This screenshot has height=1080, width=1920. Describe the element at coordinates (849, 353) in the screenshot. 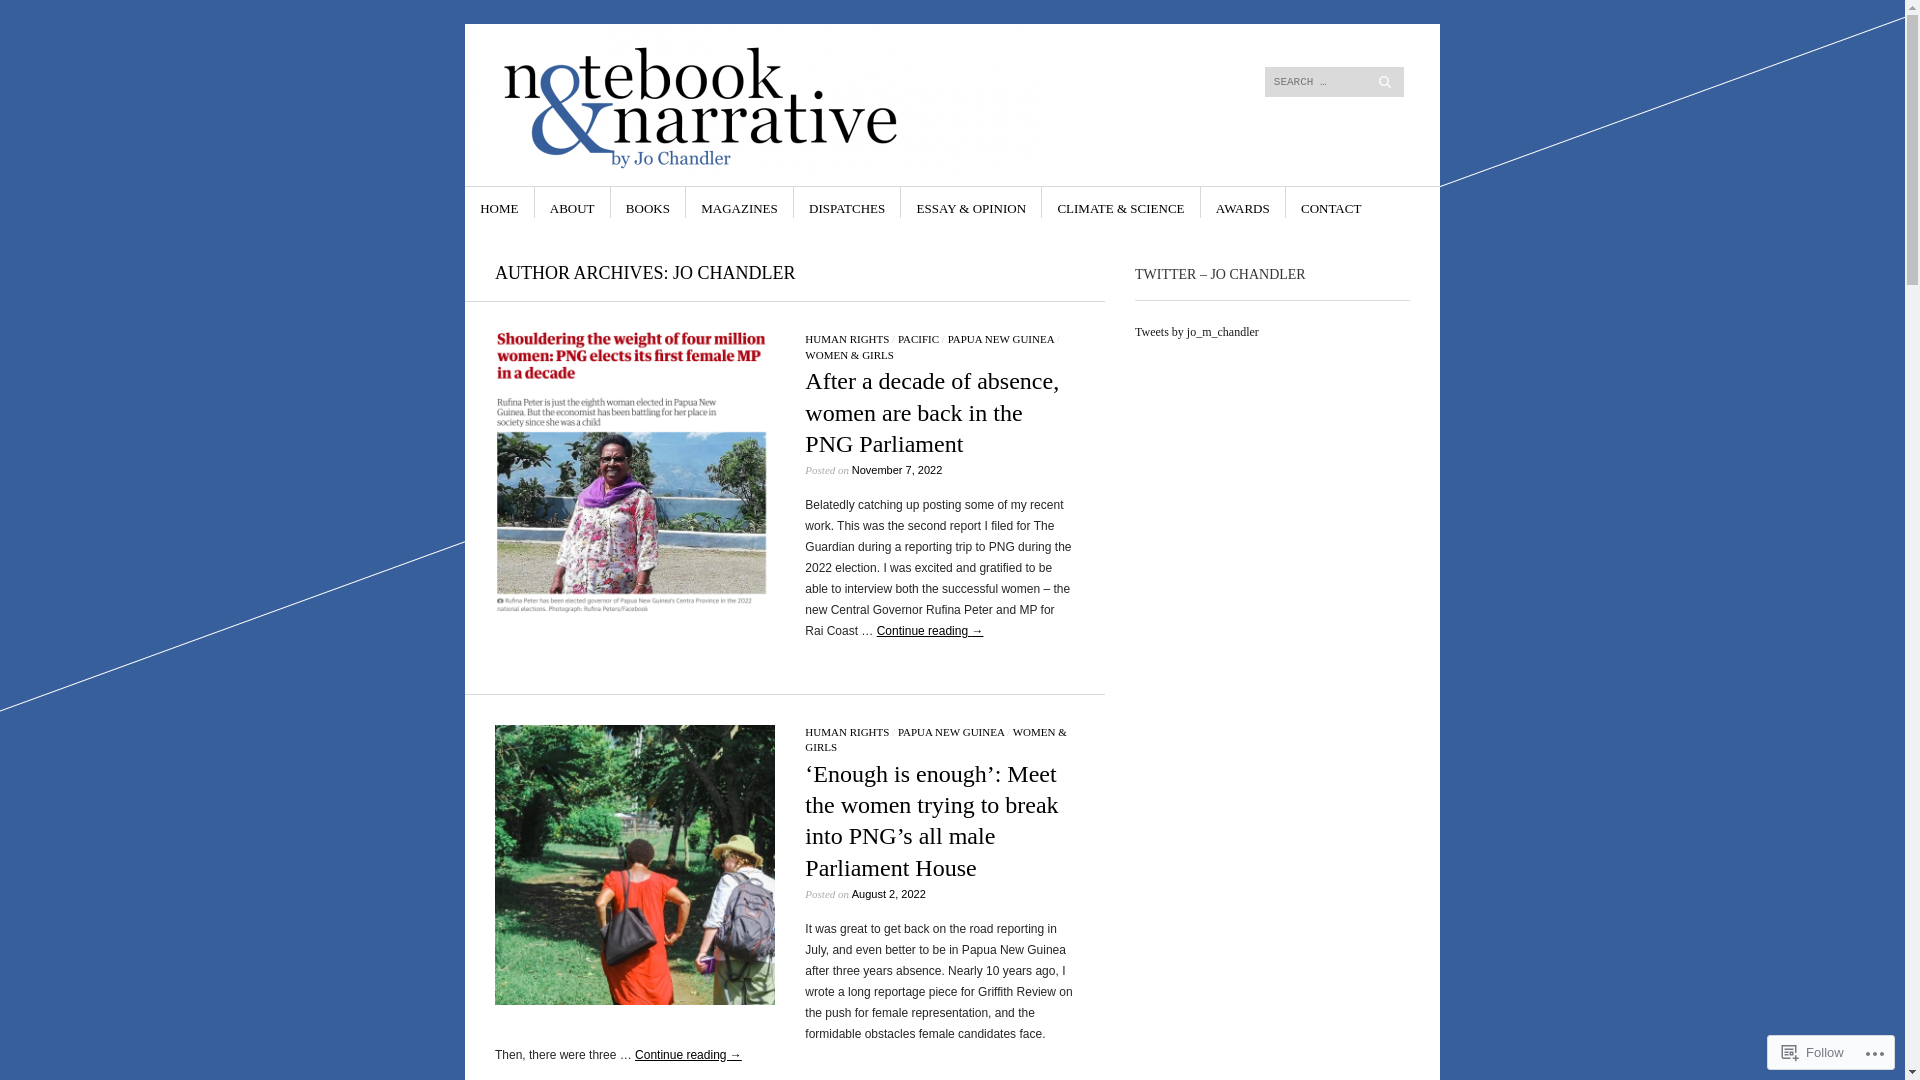

I see `'WOMEN & GIRLS'` at that location.